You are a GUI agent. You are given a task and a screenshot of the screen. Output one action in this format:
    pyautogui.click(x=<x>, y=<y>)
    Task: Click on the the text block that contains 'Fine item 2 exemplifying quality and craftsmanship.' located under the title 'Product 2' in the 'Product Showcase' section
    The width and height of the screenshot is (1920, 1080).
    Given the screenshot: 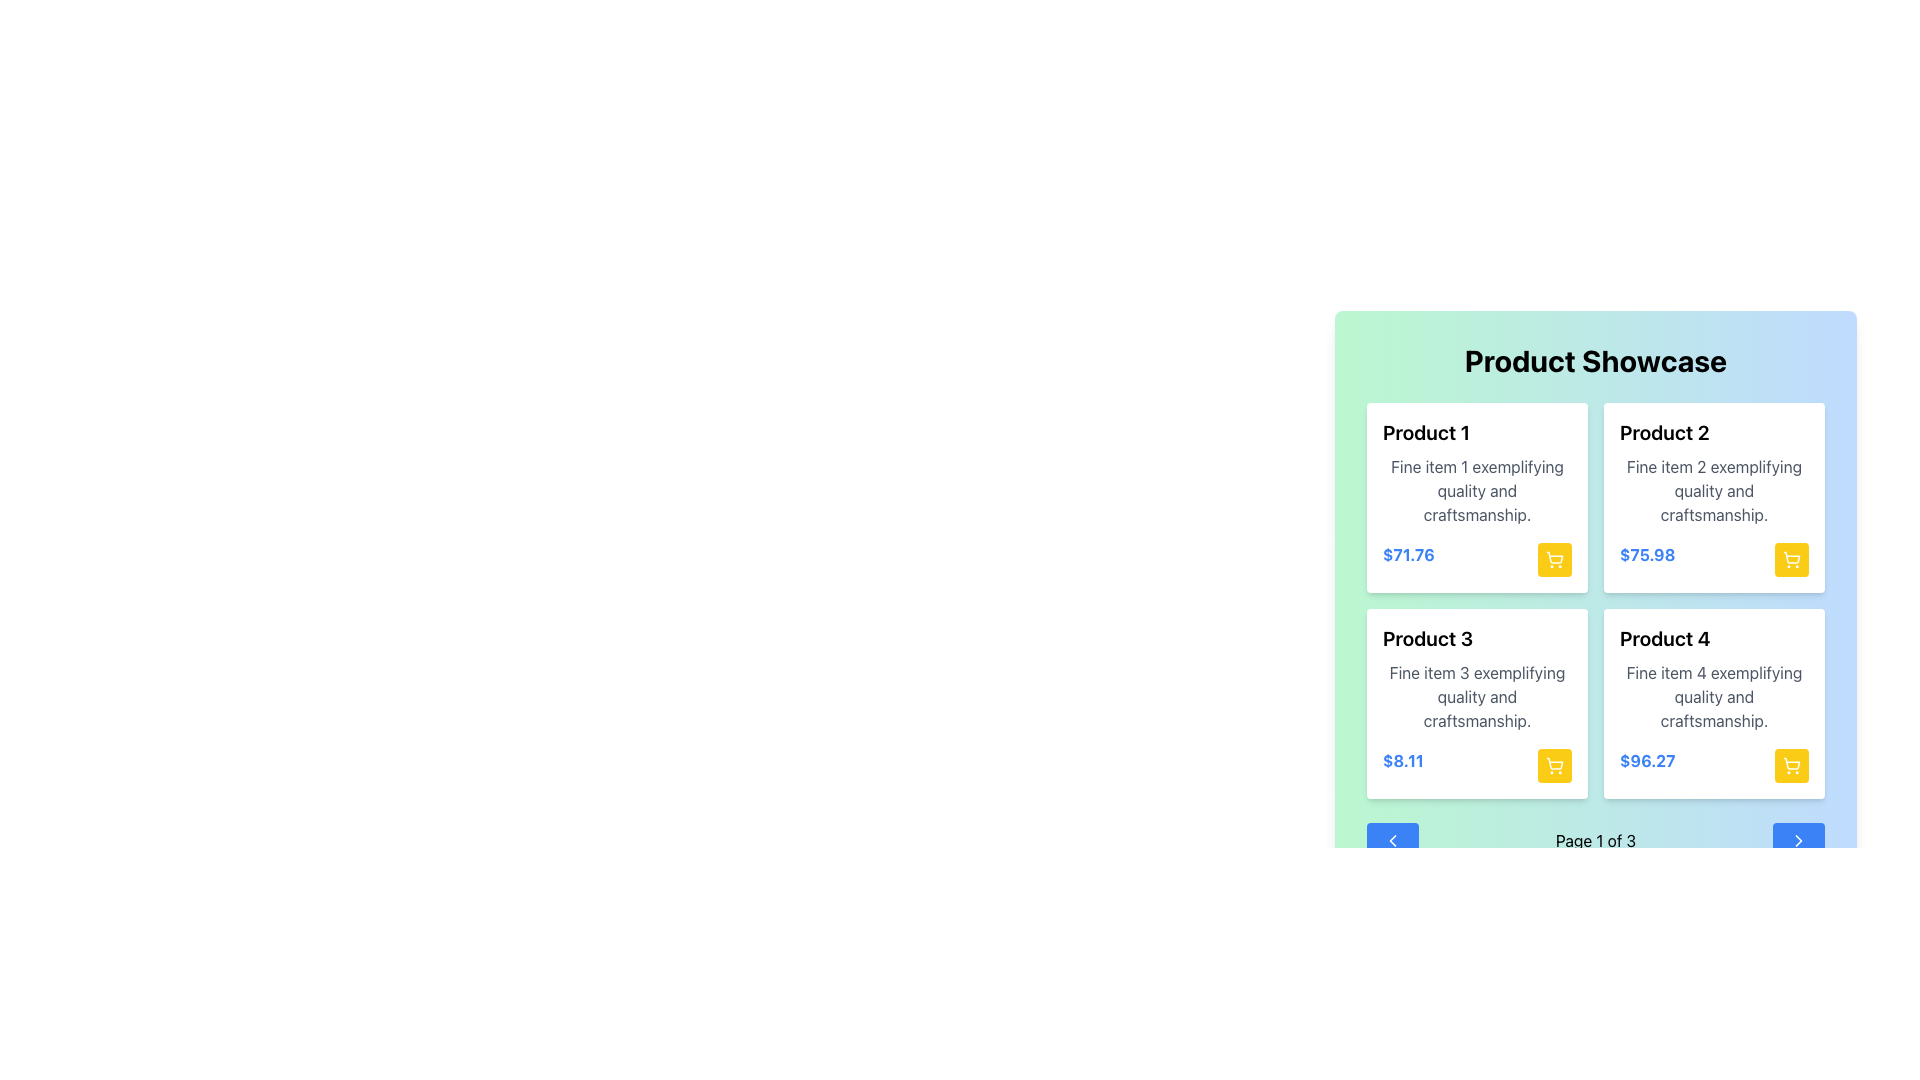 What is the action you would take?
    pyautogui.click(x=1713, y=490)
    